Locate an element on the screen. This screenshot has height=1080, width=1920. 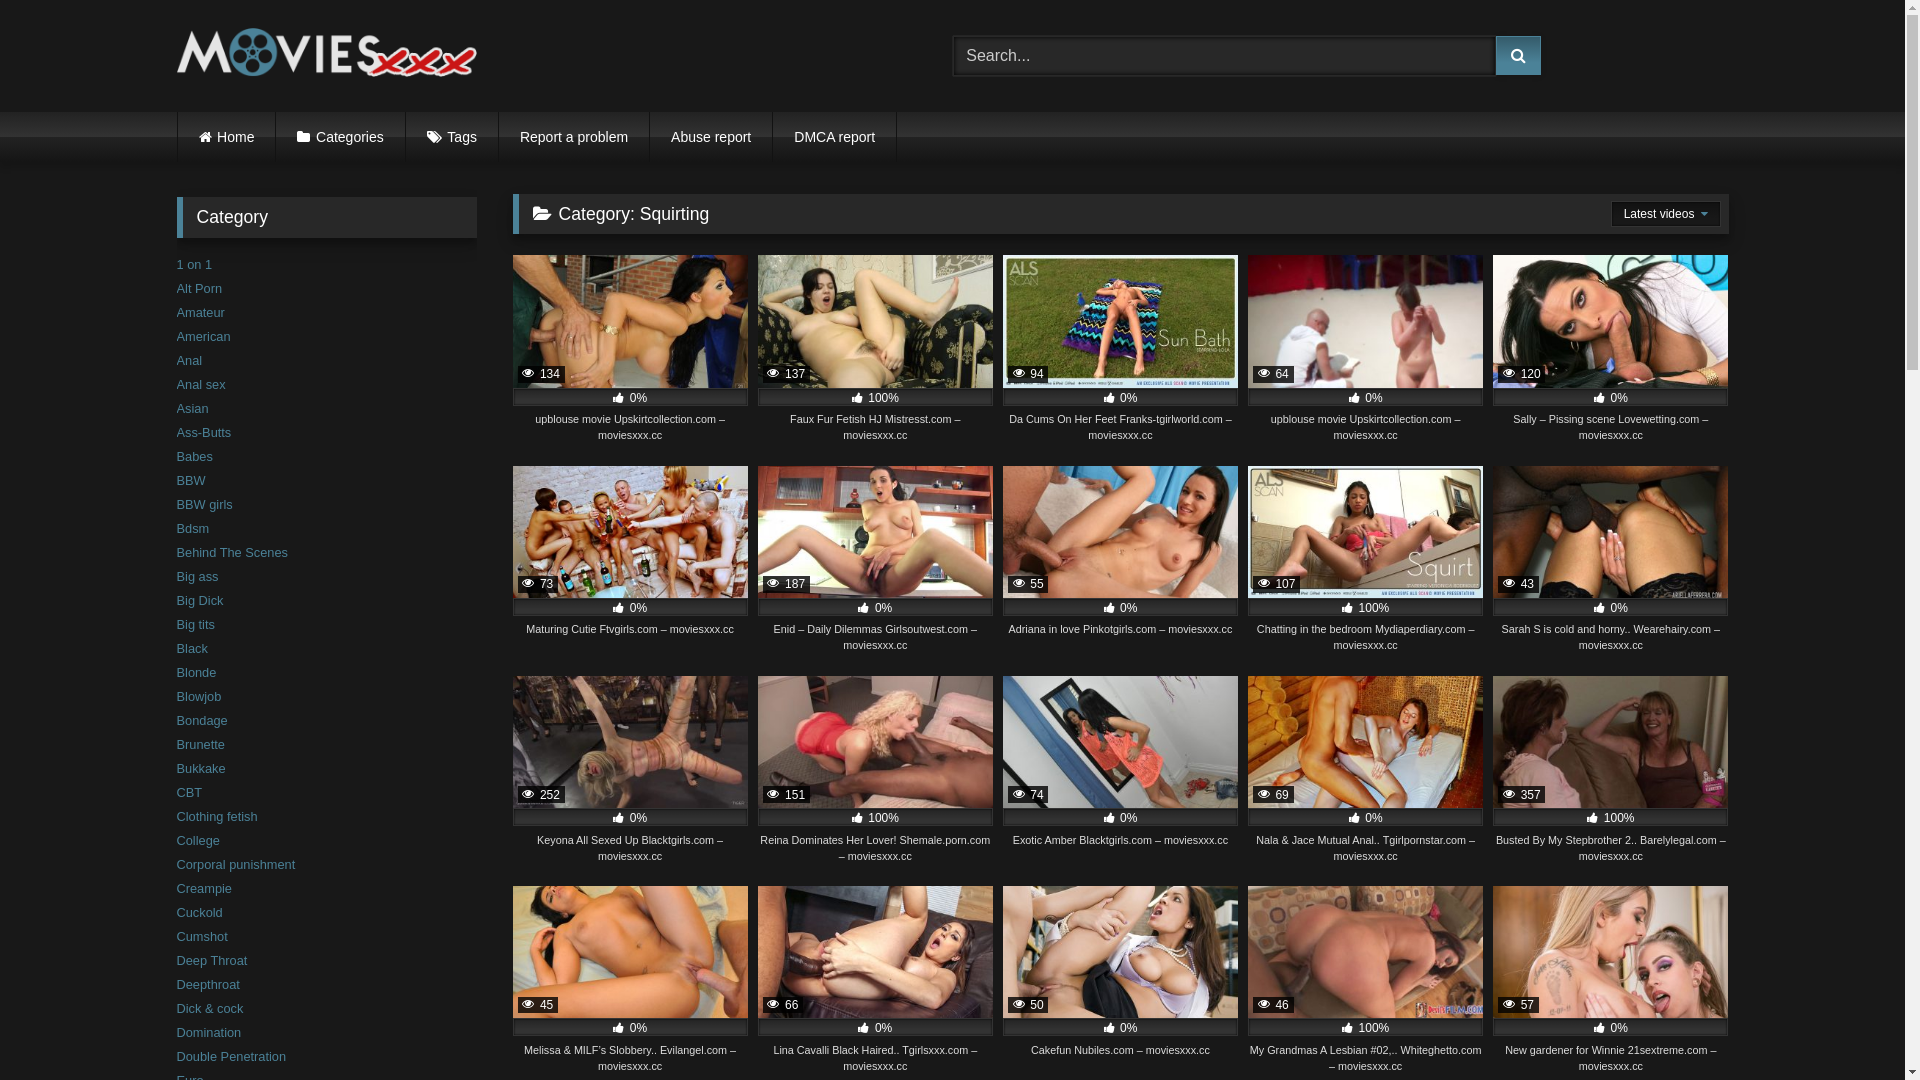
'Babes' is located at coordinates (193, 456).